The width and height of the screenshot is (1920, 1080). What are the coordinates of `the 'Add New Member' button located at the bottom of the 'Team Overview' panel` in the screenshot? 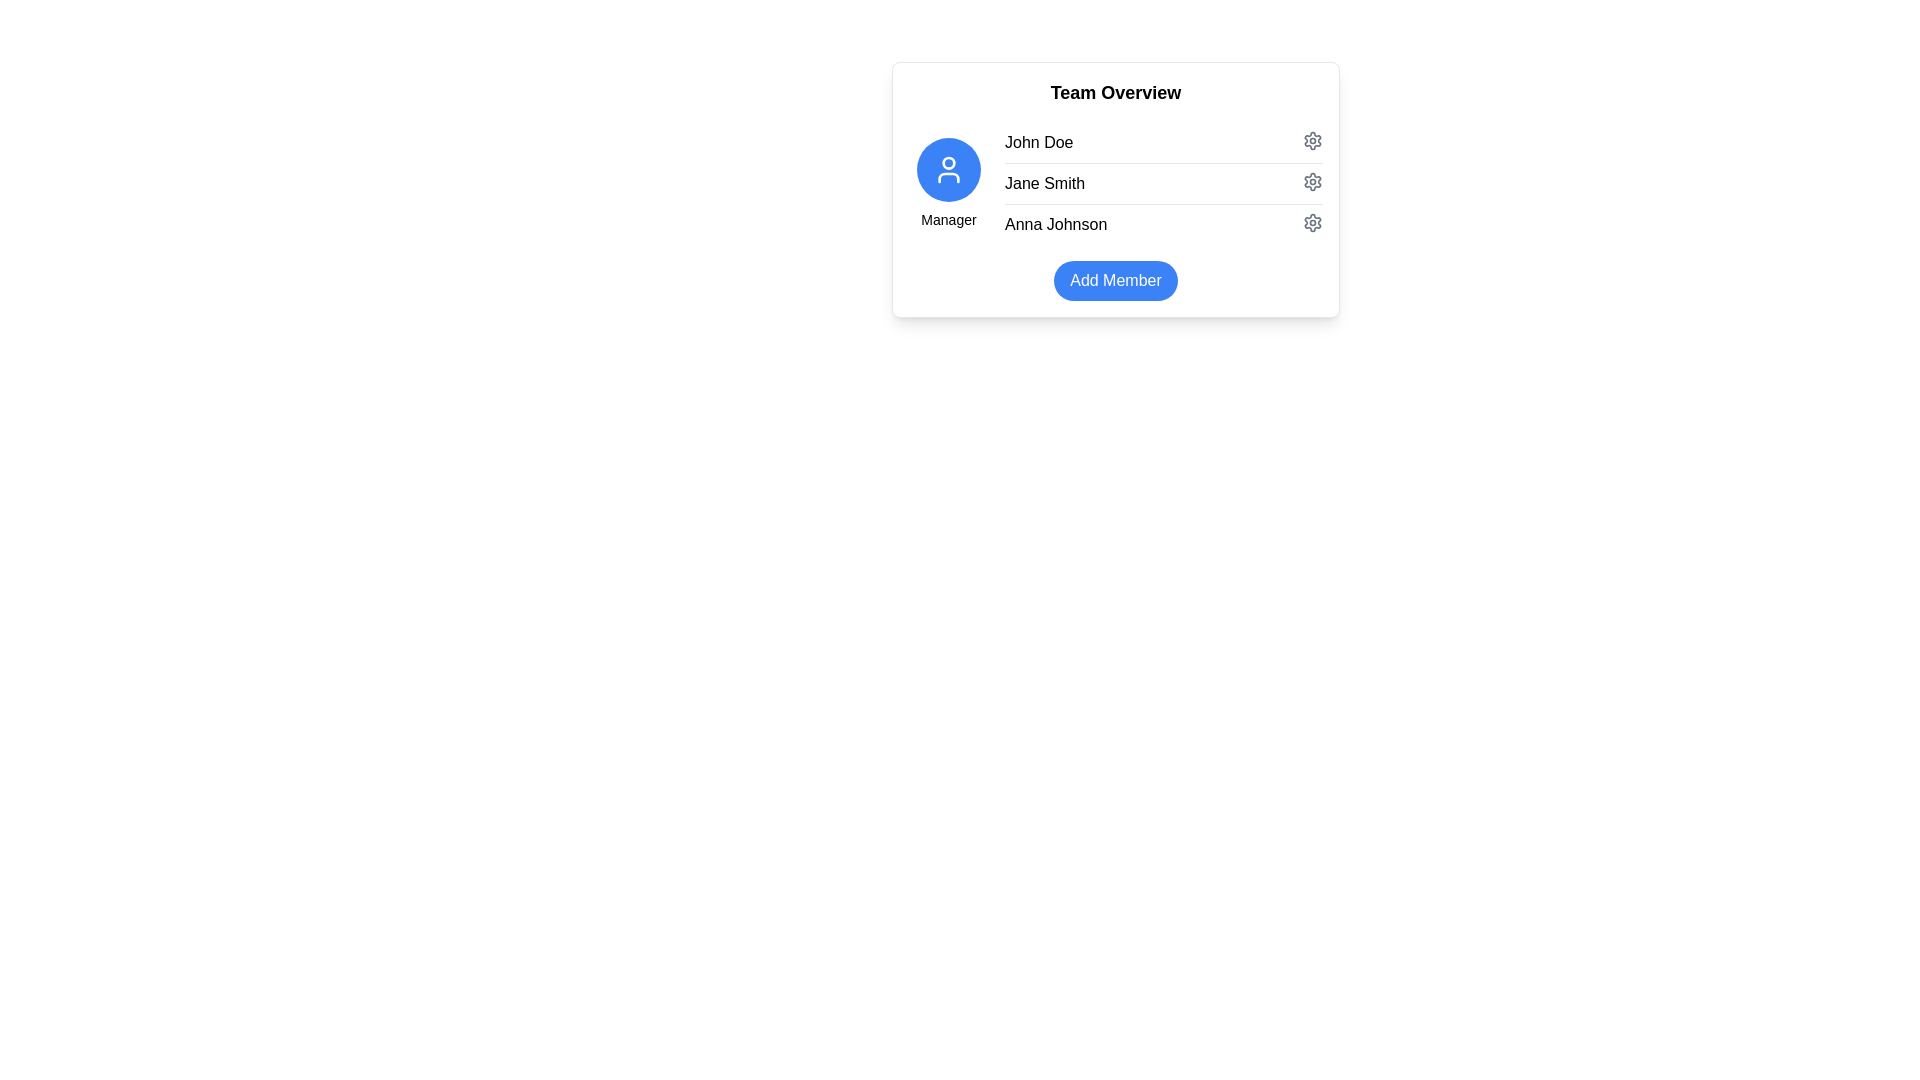 It's located at (1115, 281).